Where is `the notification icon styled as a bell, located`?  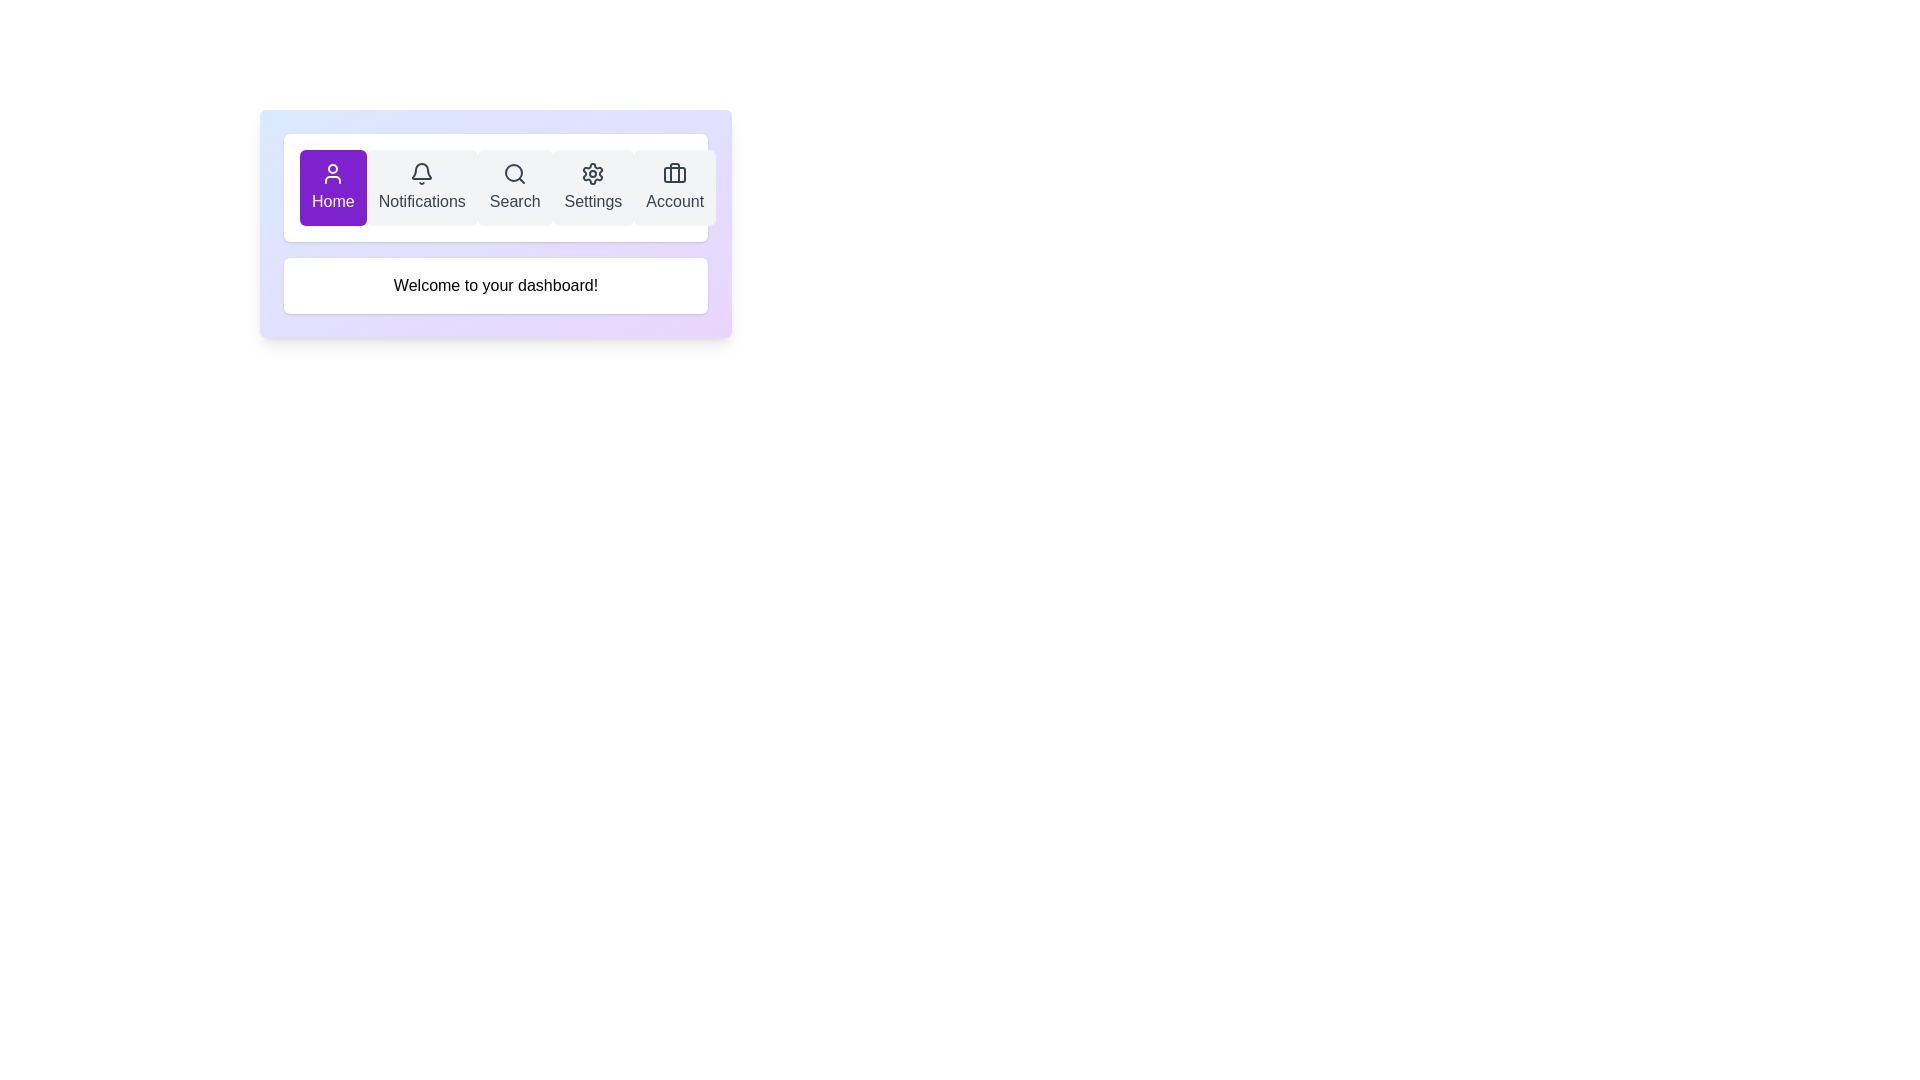 the notification icon styled as a bell, located is located at coordinates (421, 172).